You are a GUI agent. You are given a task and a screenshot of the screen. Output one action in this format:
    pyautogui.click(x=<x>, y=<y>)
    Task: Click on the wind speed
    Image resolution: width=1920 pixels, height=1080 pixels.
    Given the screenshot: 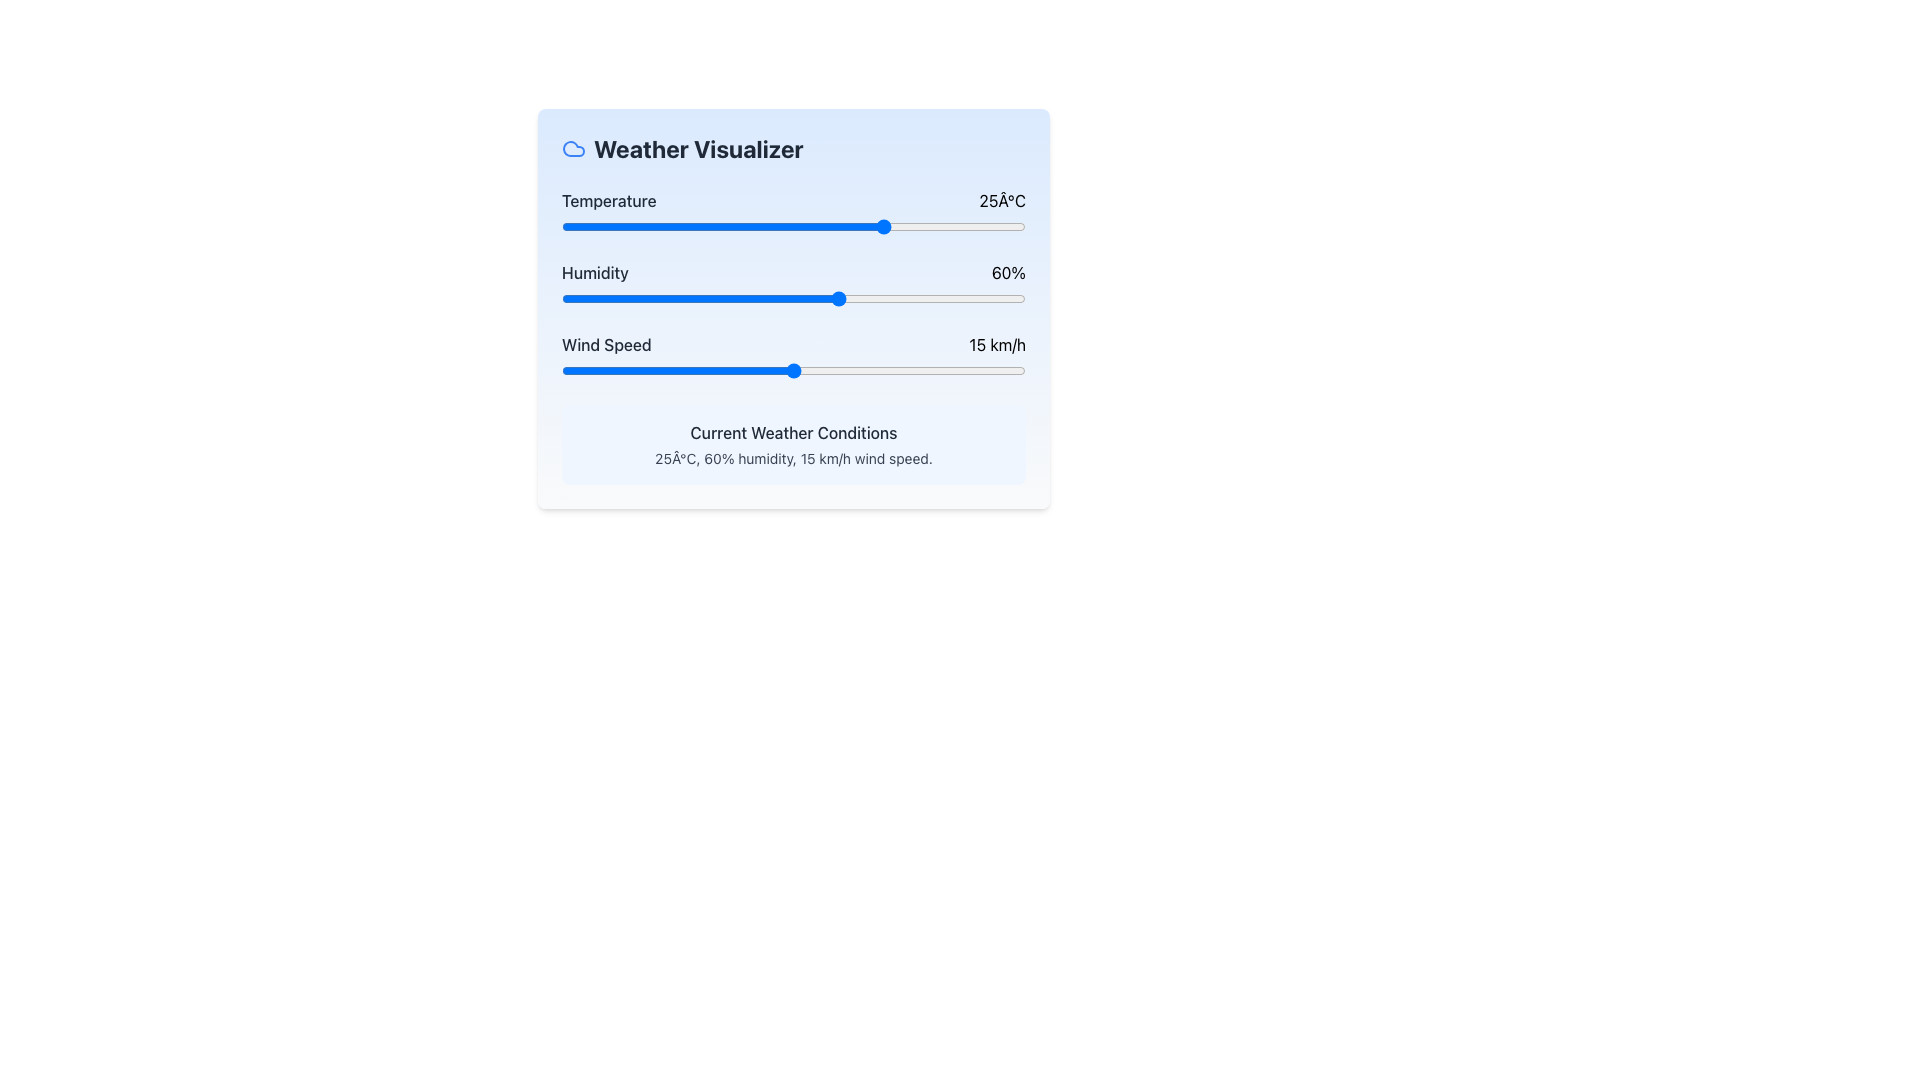 What is the action you would take?
    pyautogui.click(x=855, y=370)
    